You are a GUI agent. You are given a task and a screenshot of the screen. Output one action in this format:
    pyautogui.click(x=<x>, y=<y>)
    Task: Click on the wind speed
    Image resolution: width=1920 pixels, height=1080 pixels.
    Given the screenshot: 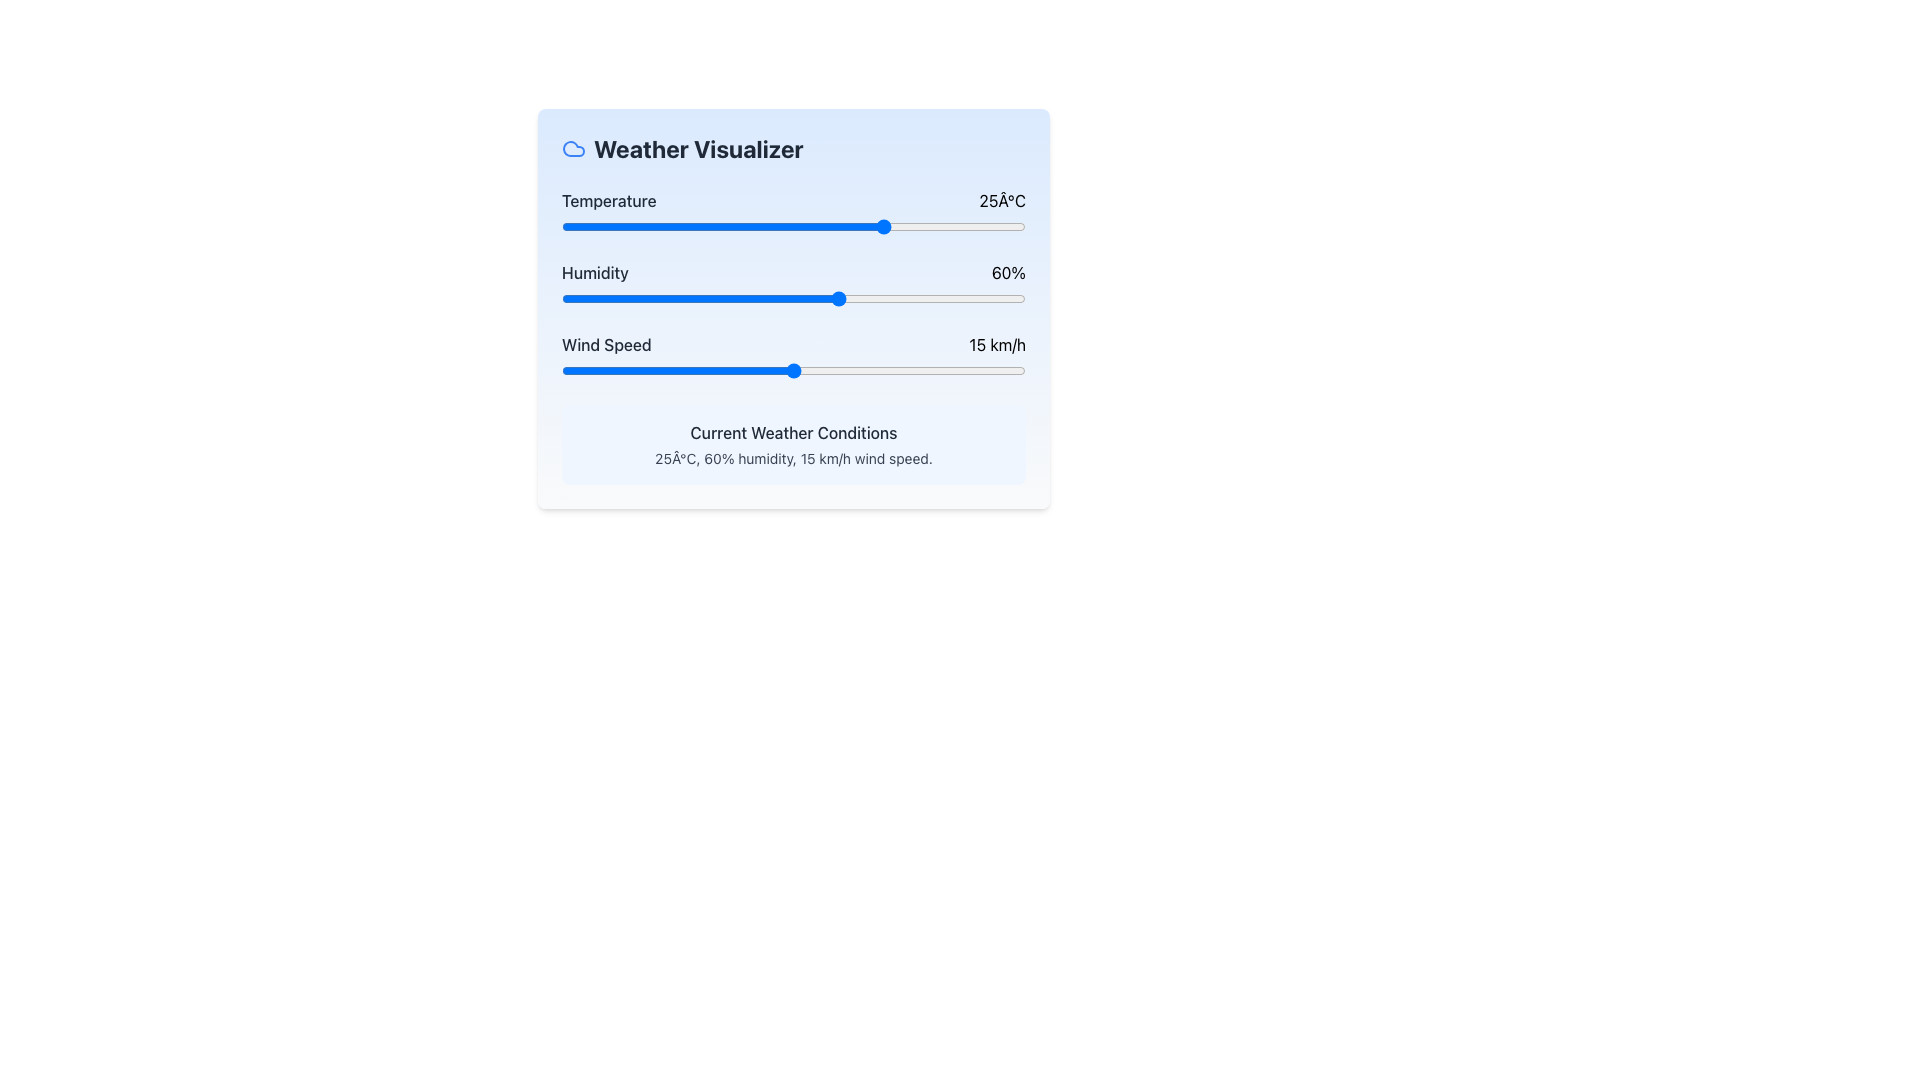 What is the action you would take?
    pyautogui.click(x=855, y=370)
    